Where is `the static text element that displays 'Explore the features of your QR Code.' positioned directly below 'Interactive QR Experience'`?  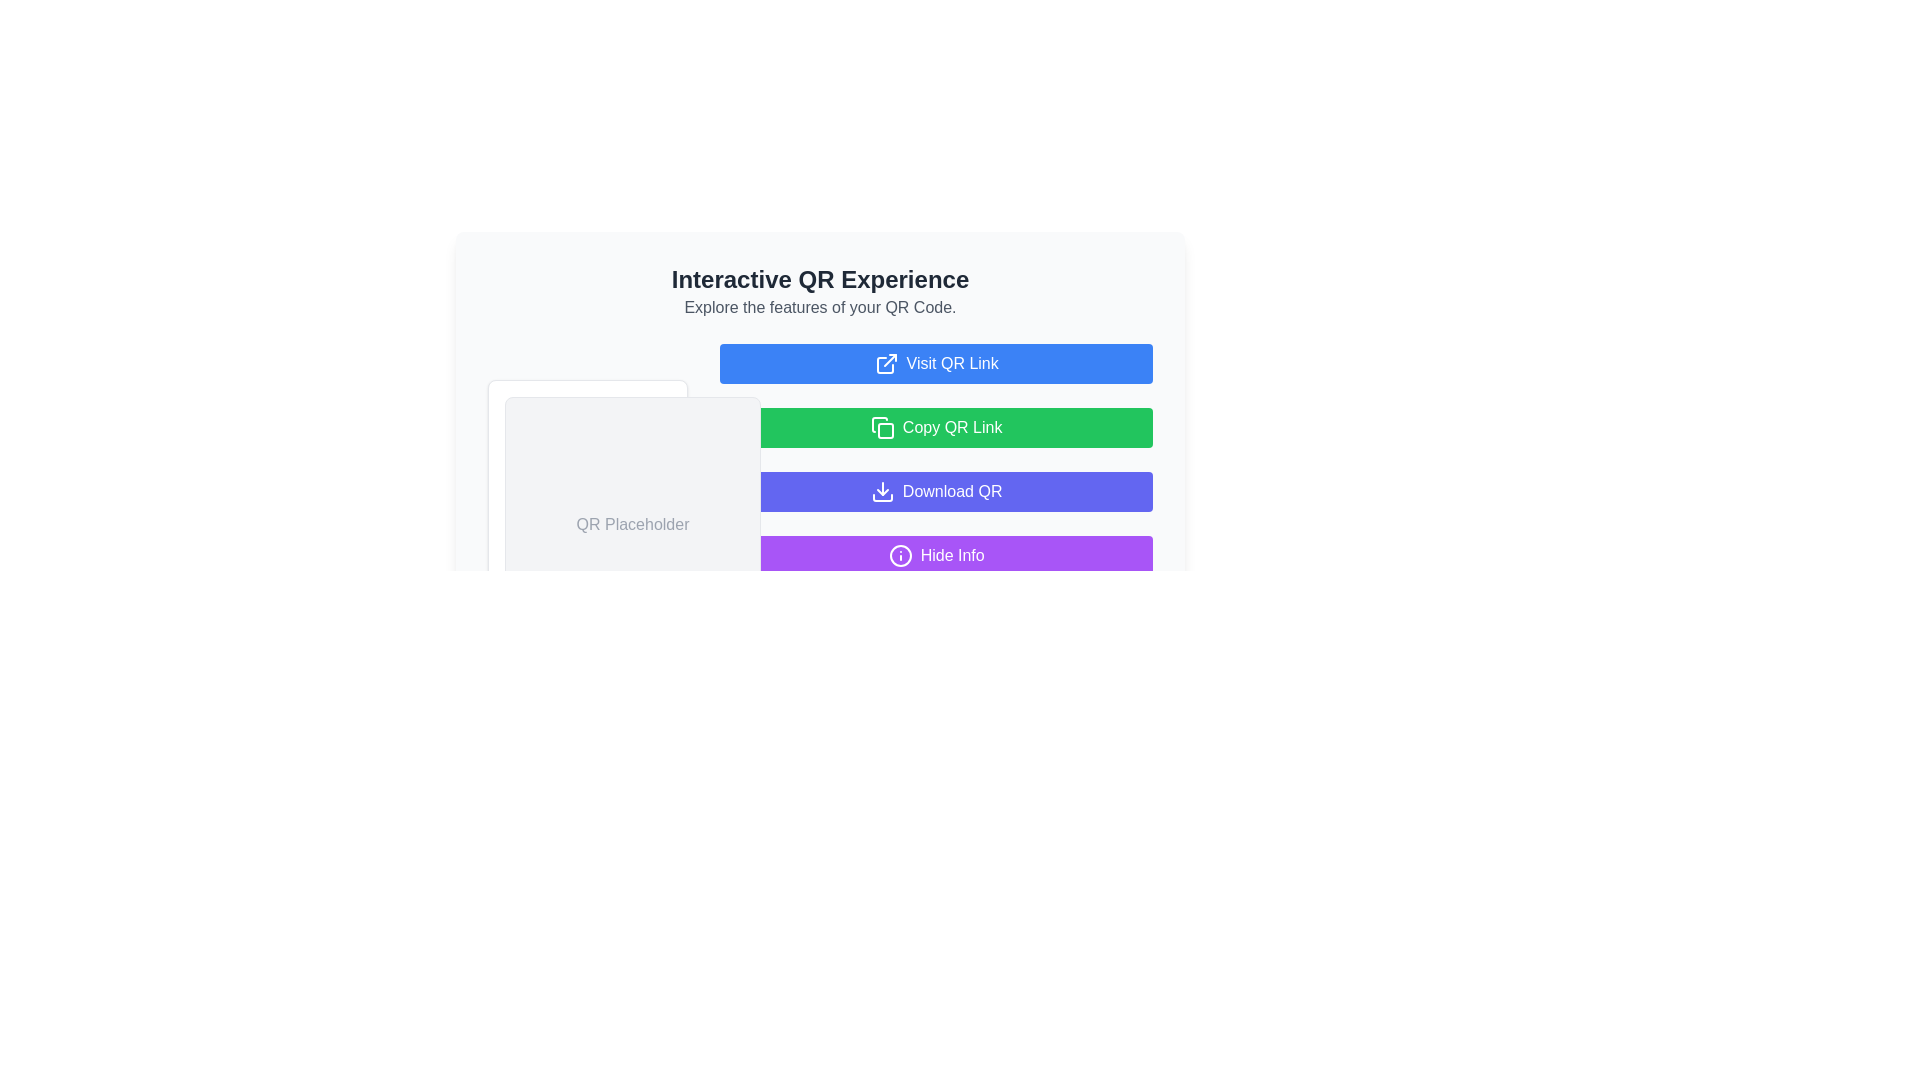 the static text element that displays 'Explore the features of your QR Code.' positioned directly below 'Interactive QR Experience' is located at coordinates (820, 308).